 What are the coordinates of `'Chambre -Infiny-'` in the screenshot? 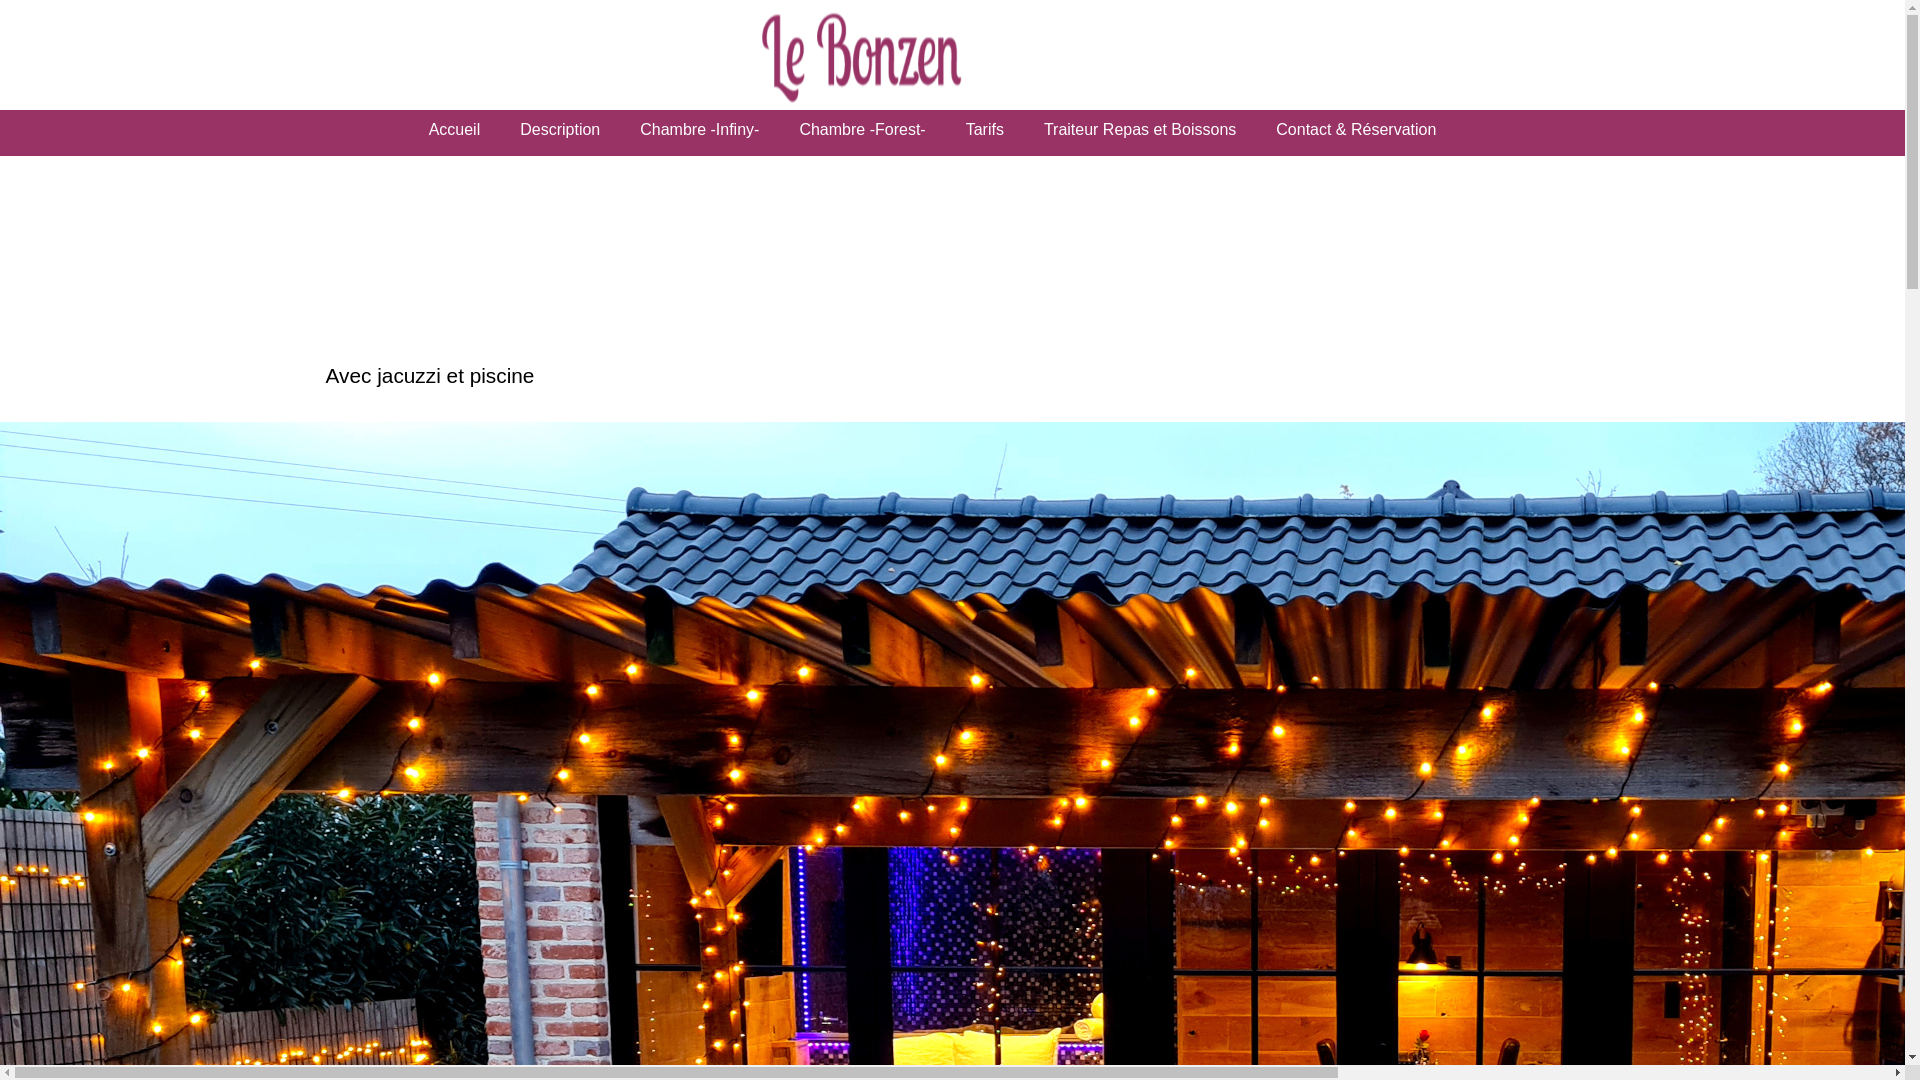 It's located at (699, 130).